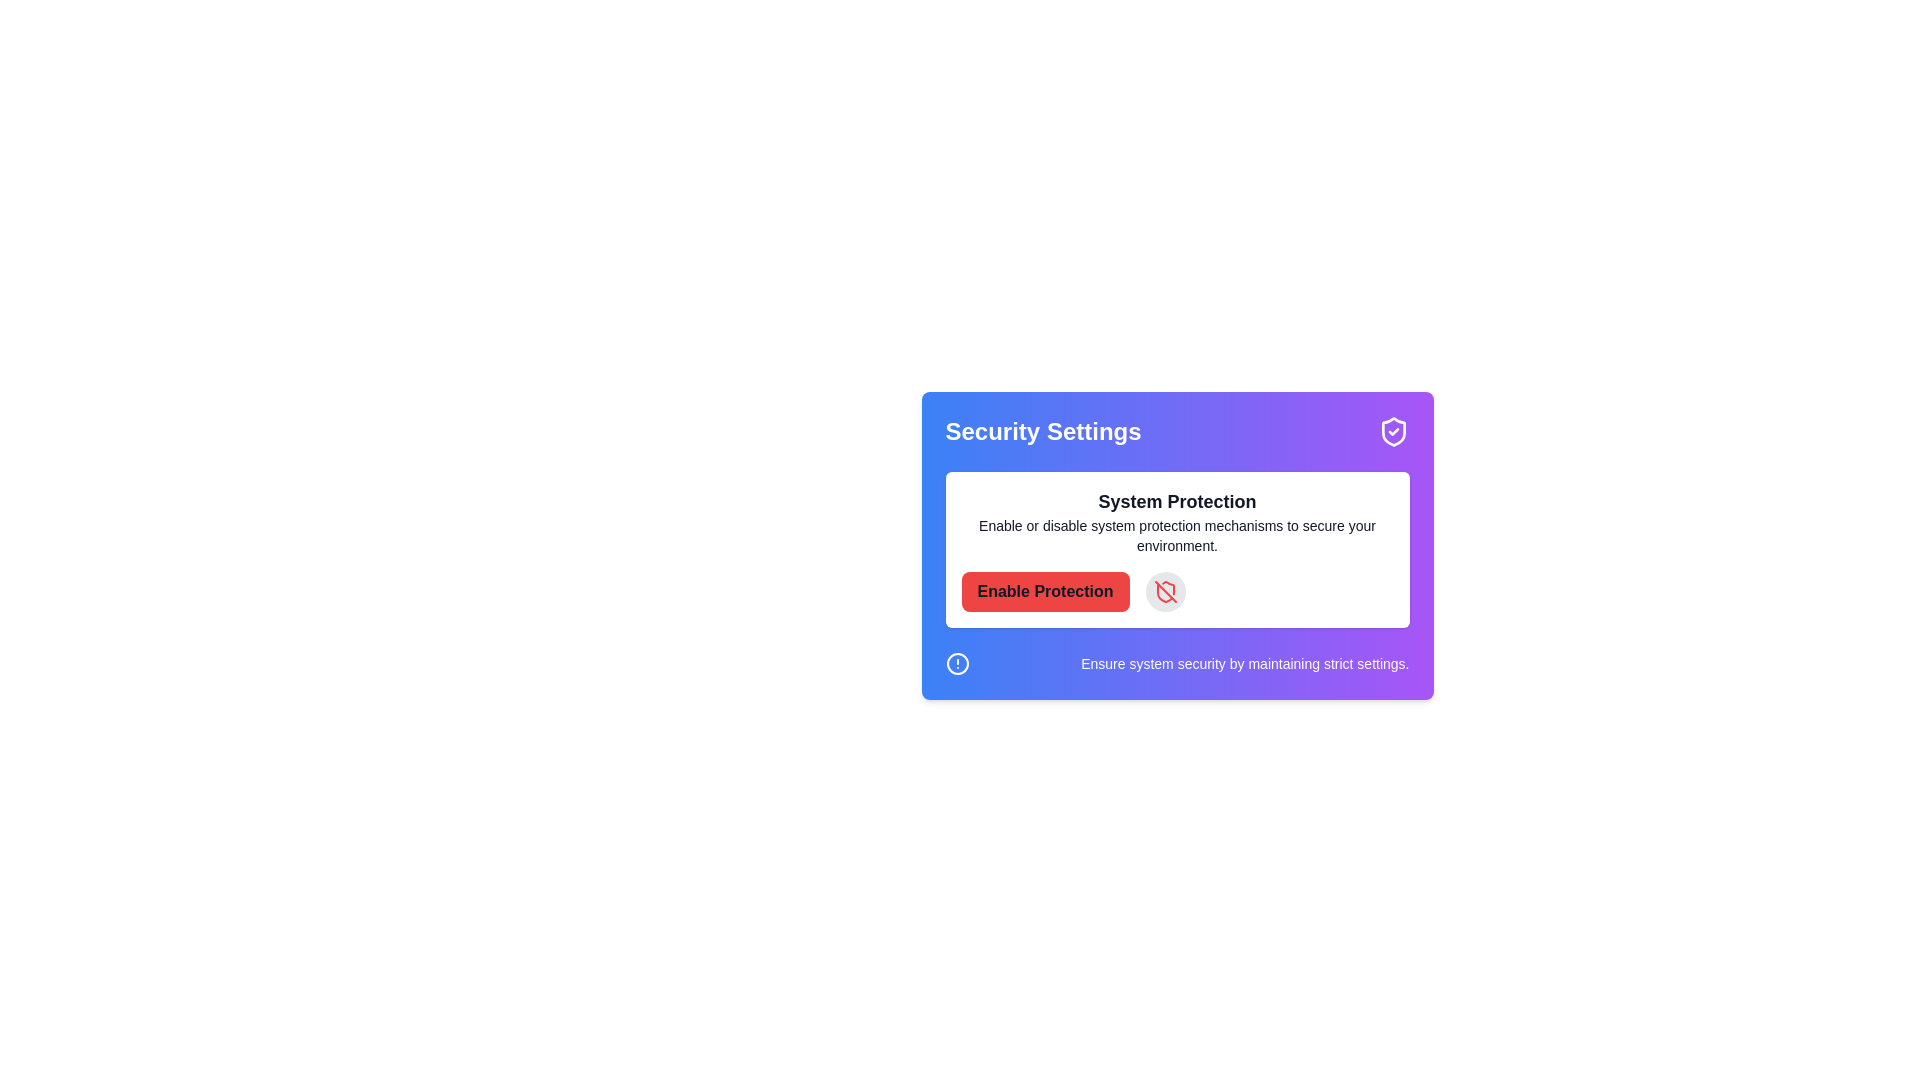  Describe the element at coordinates (1177, 663) in the screenshot. I see `the Informational Section that contains a warning icon on the left and a message reading 'Ensure system security by maintaining strict settings.' in white font over a blue and purple gradient background` at that location.